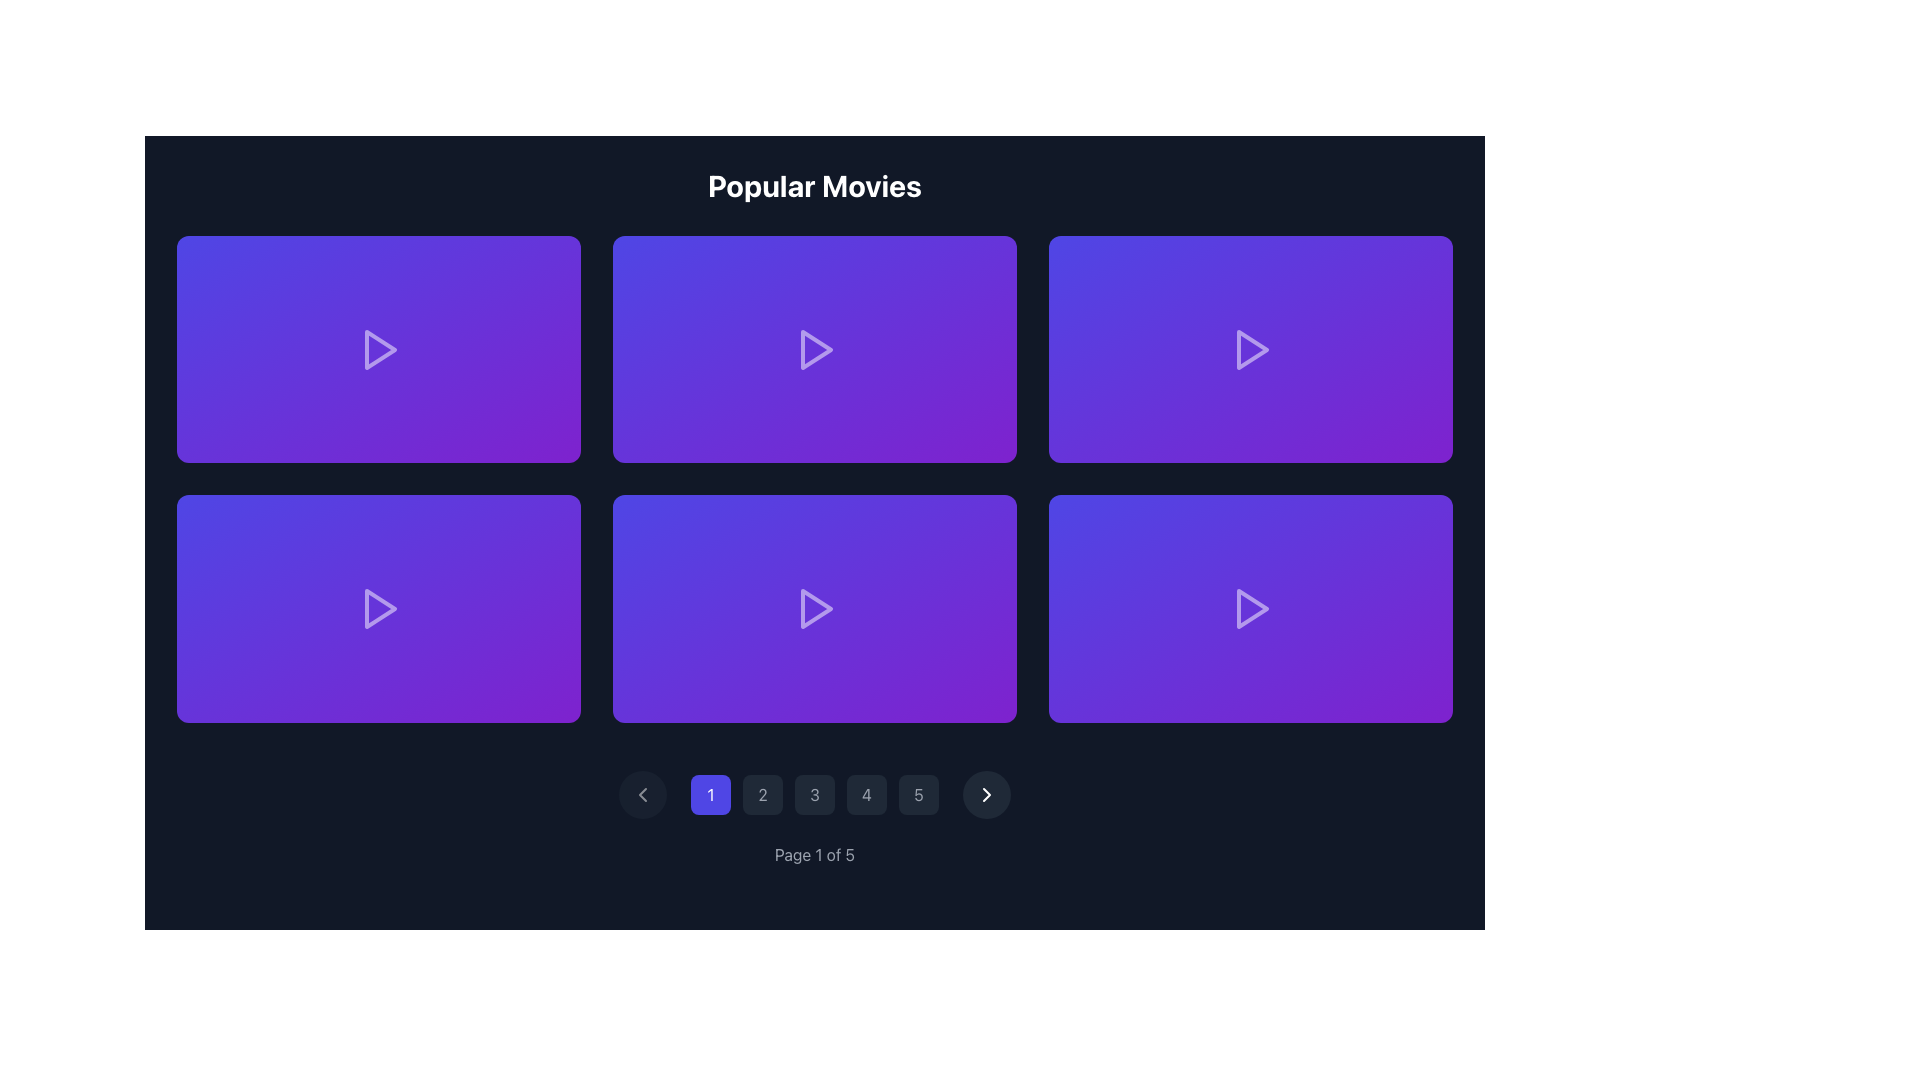 Image resolution: width=1920 pixels, height=1080 pixels. I want to click on the play button element located in the second row and first column of the grid, so click(379, 607).